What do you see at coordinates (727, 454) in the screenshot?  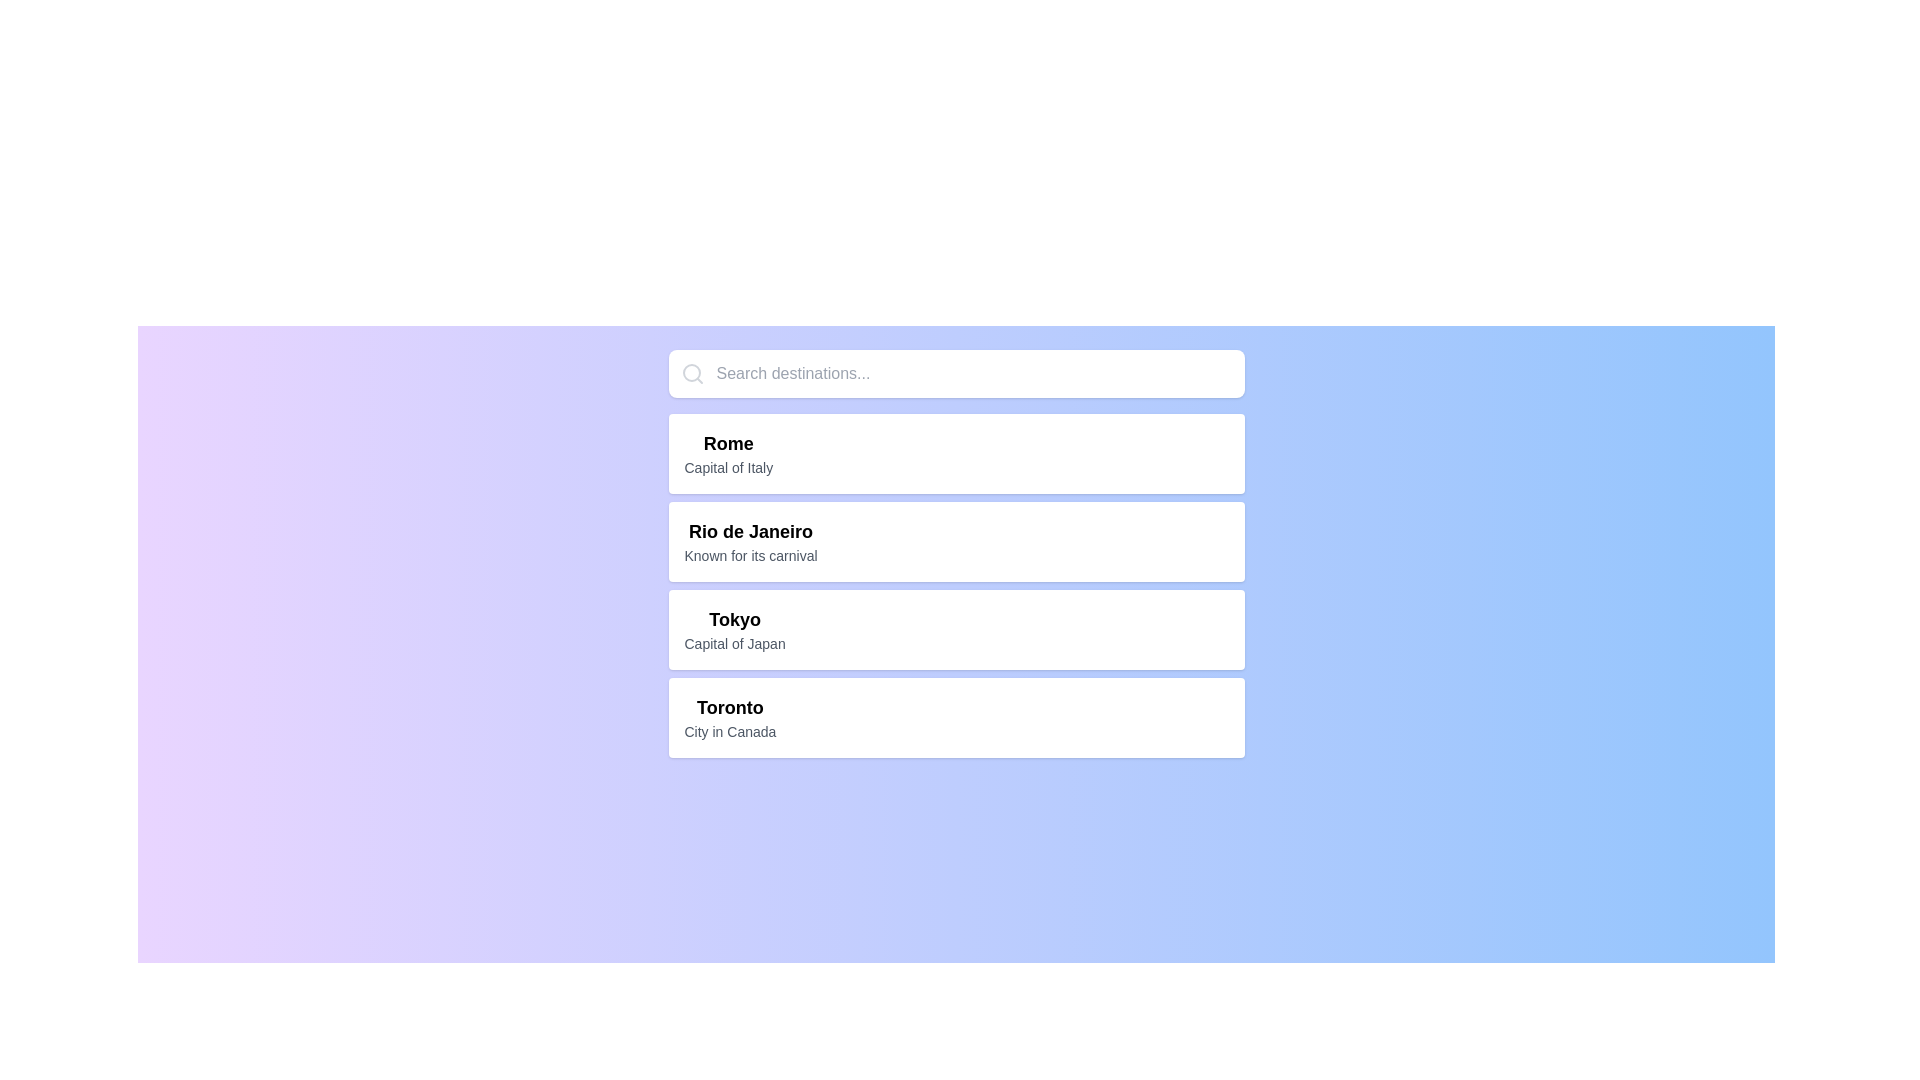 I see `the descriptive text block that provides information about the city of Rome, which is the first element in a vertical list located beneath a search bar` at bounding box center [727, 454].